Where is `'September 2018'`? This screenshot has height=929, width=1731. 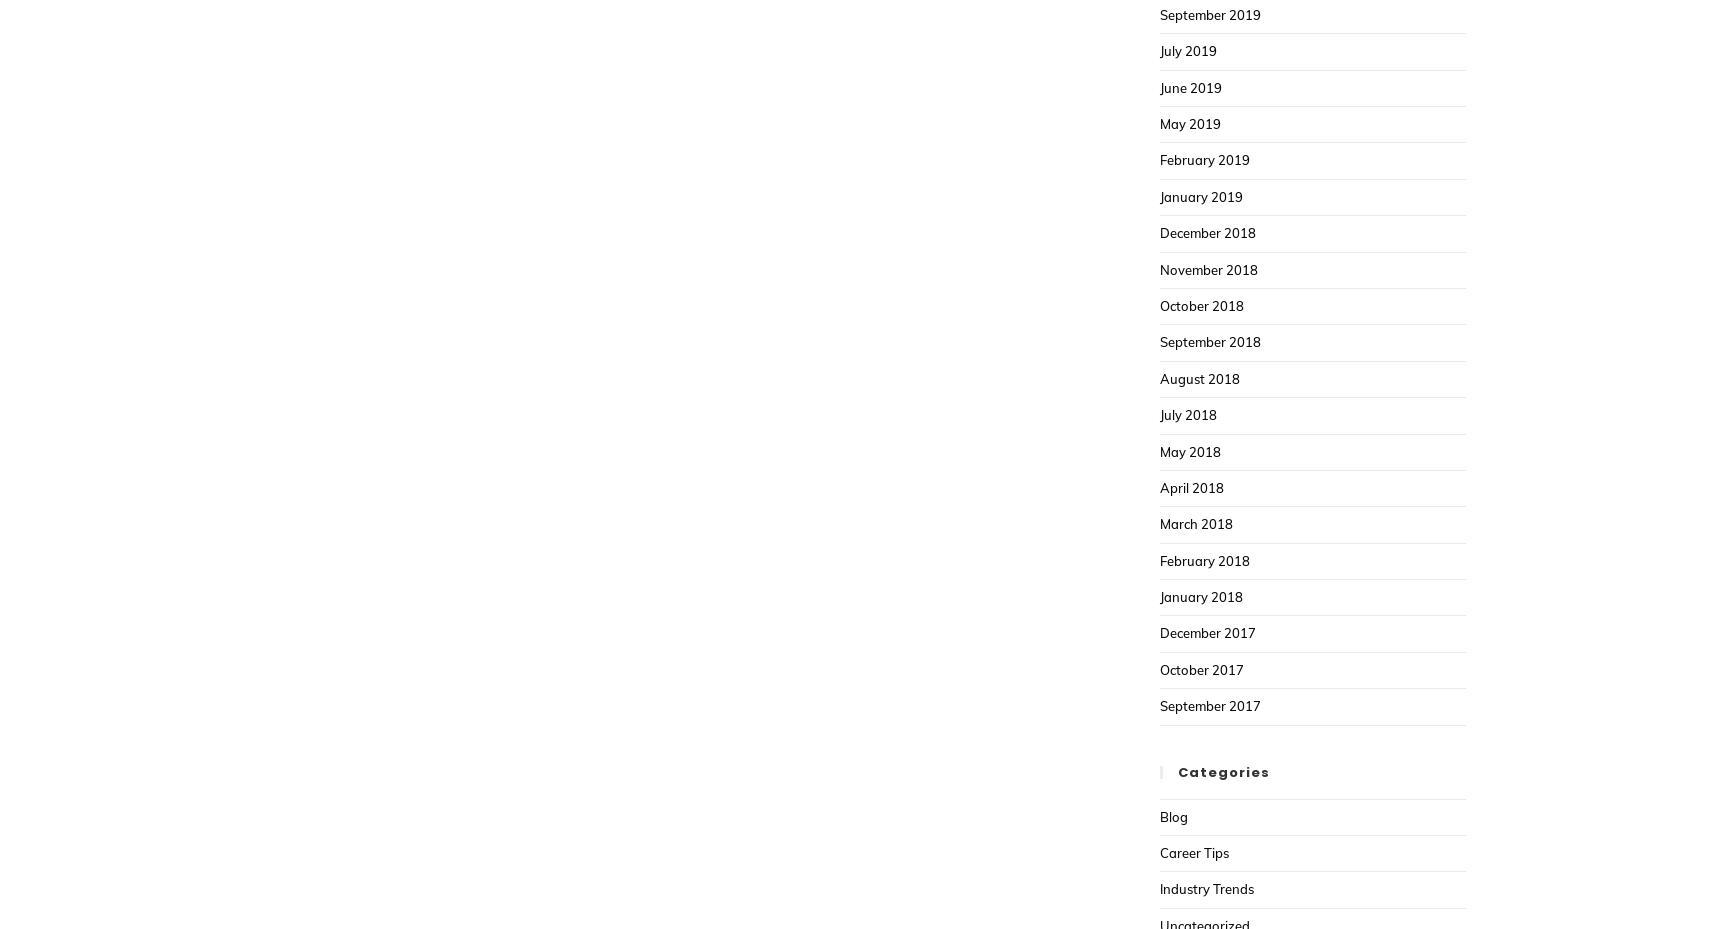
'September 2018' is located at coordinates (1209, 341).